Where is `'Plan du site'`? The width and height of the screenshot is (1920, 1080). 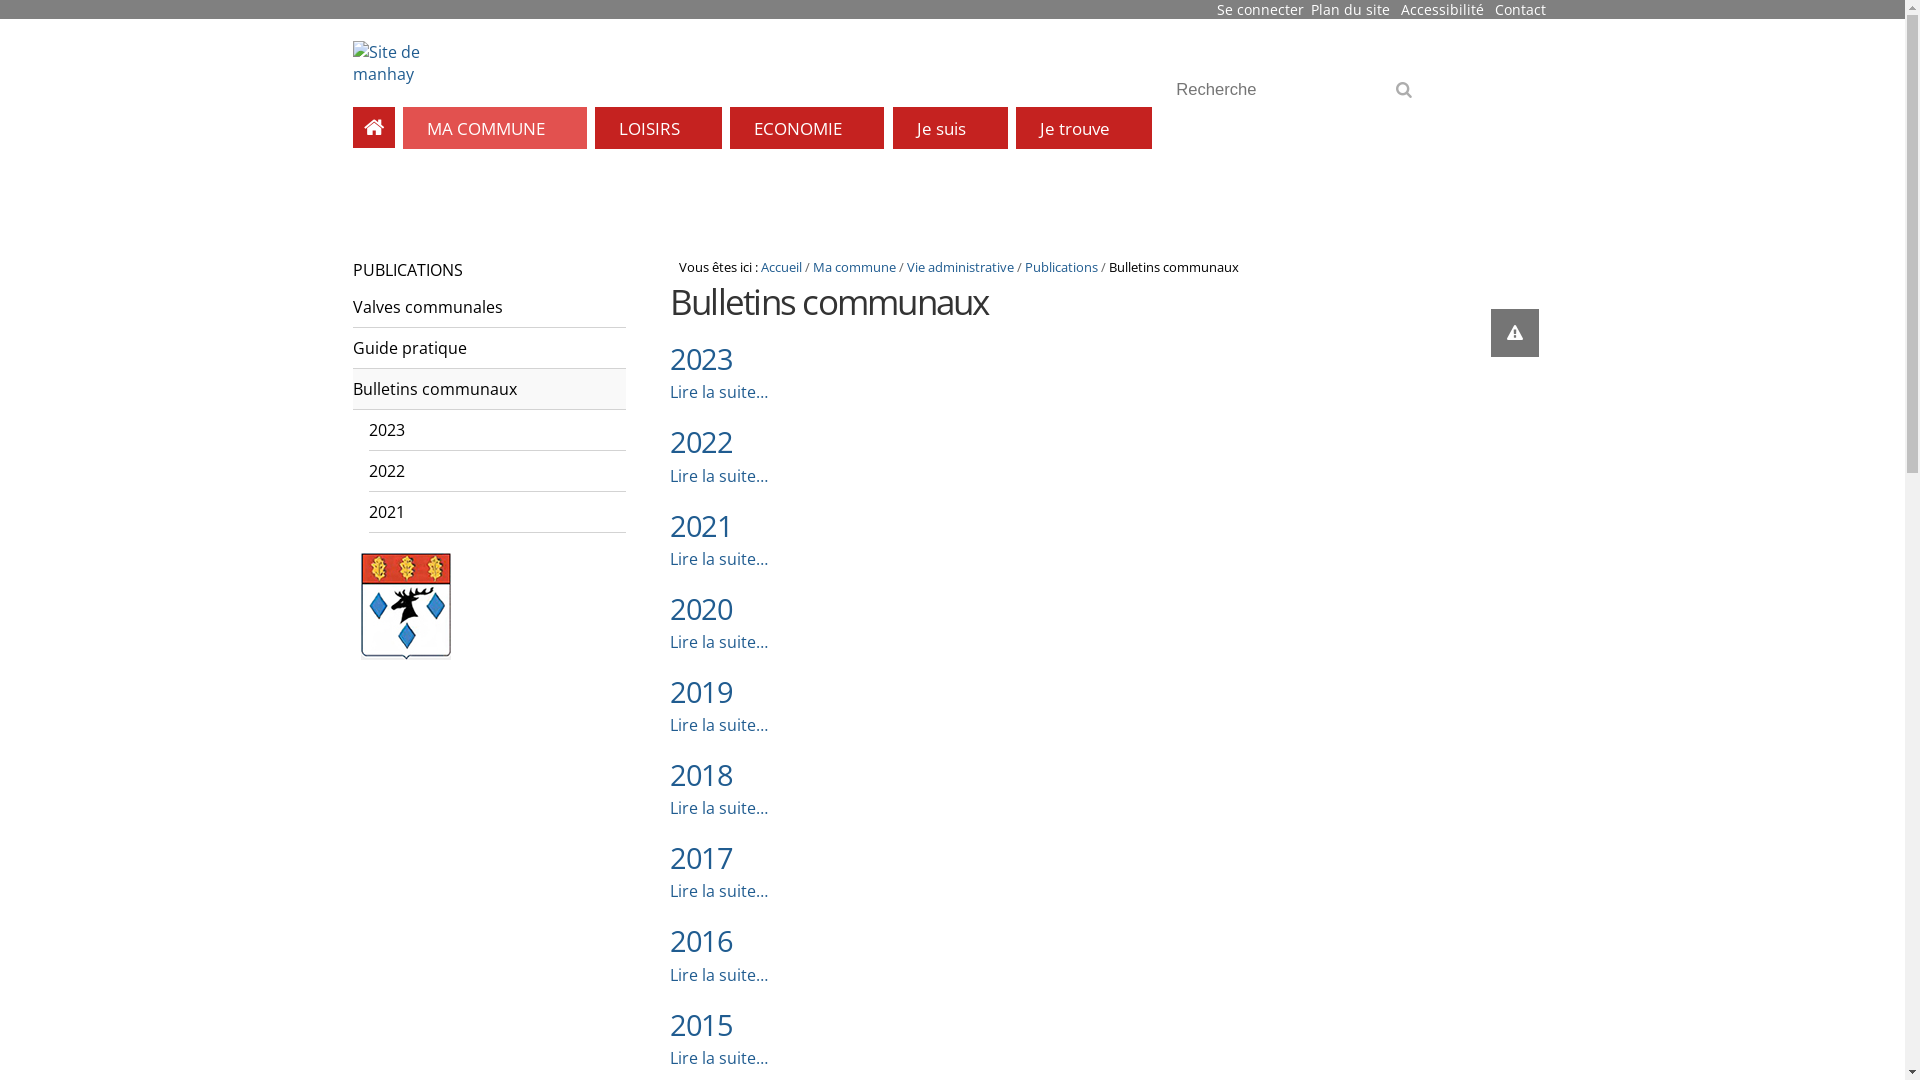
'Plan du site' is located at coordinates (1350, 9).